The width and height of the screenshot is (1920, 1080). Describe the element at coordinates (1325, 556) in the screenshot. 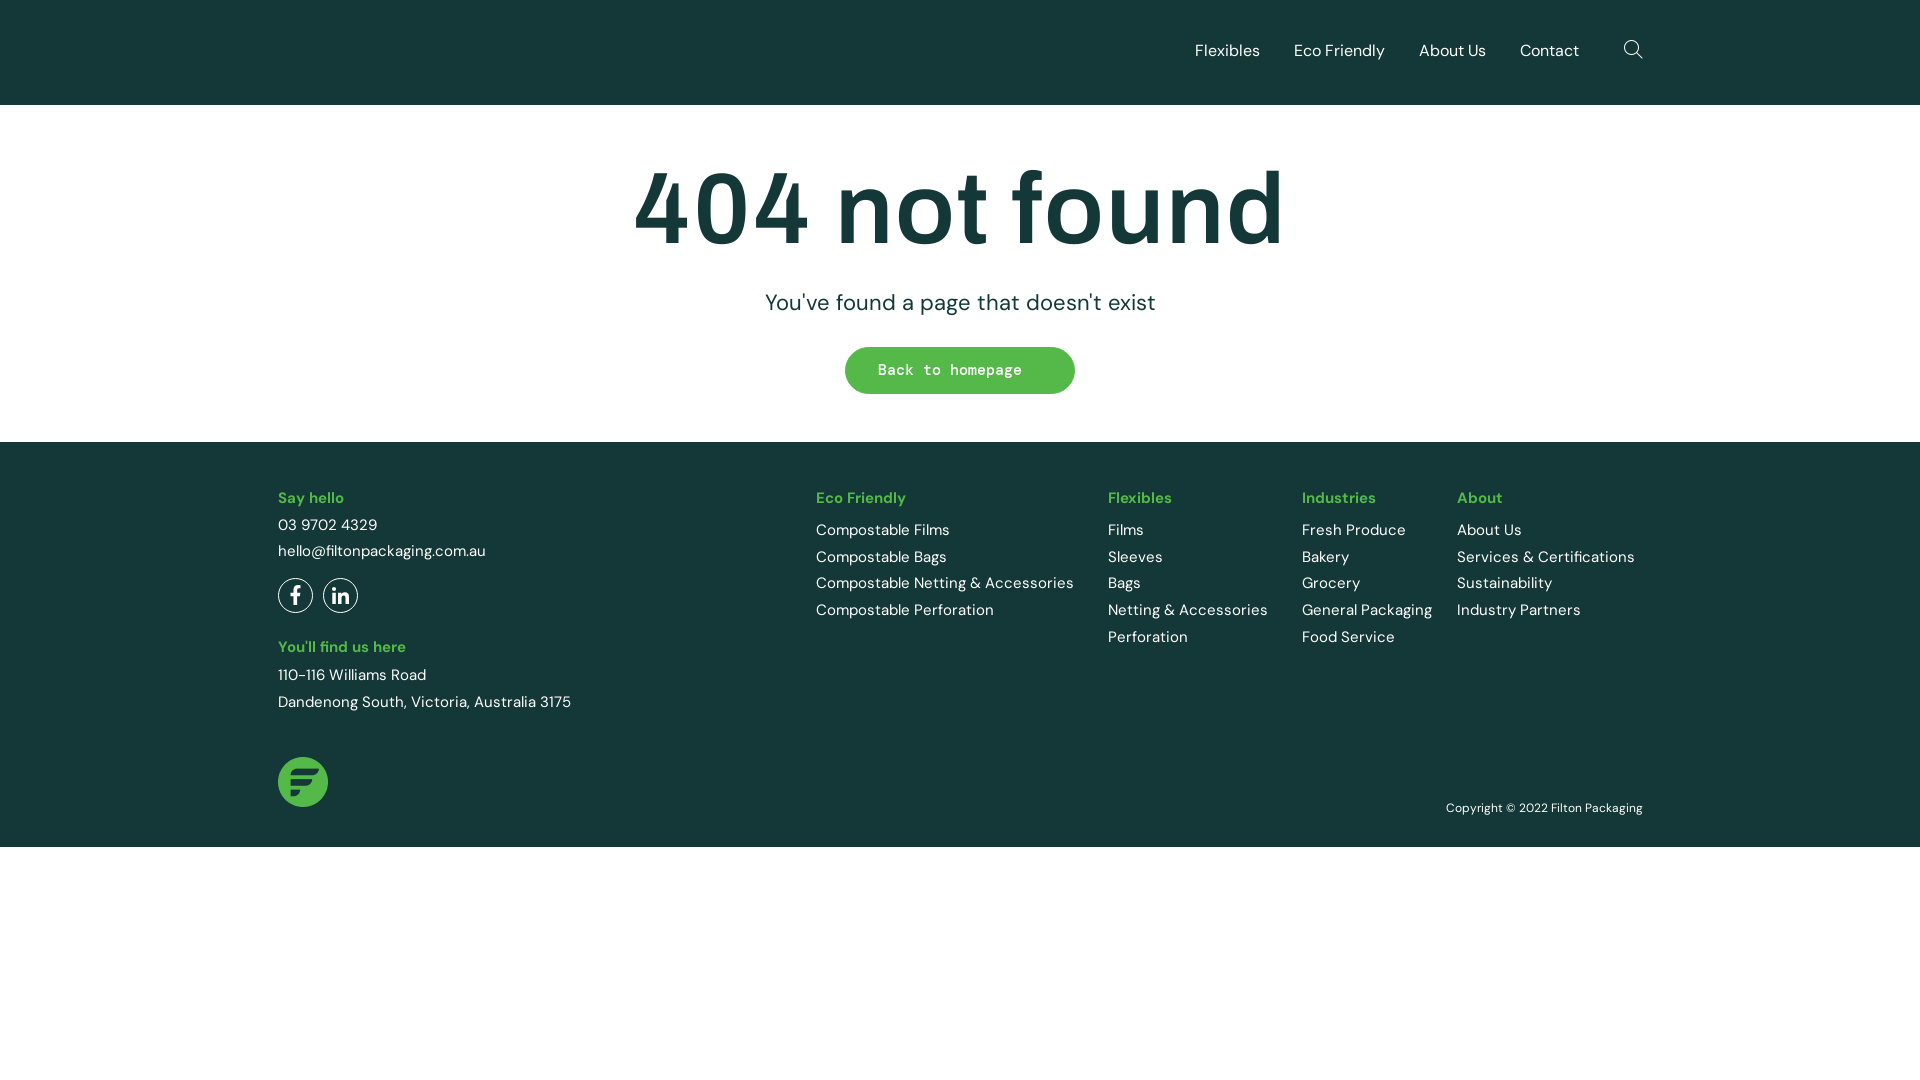

I see `'Bakery'` at that location.